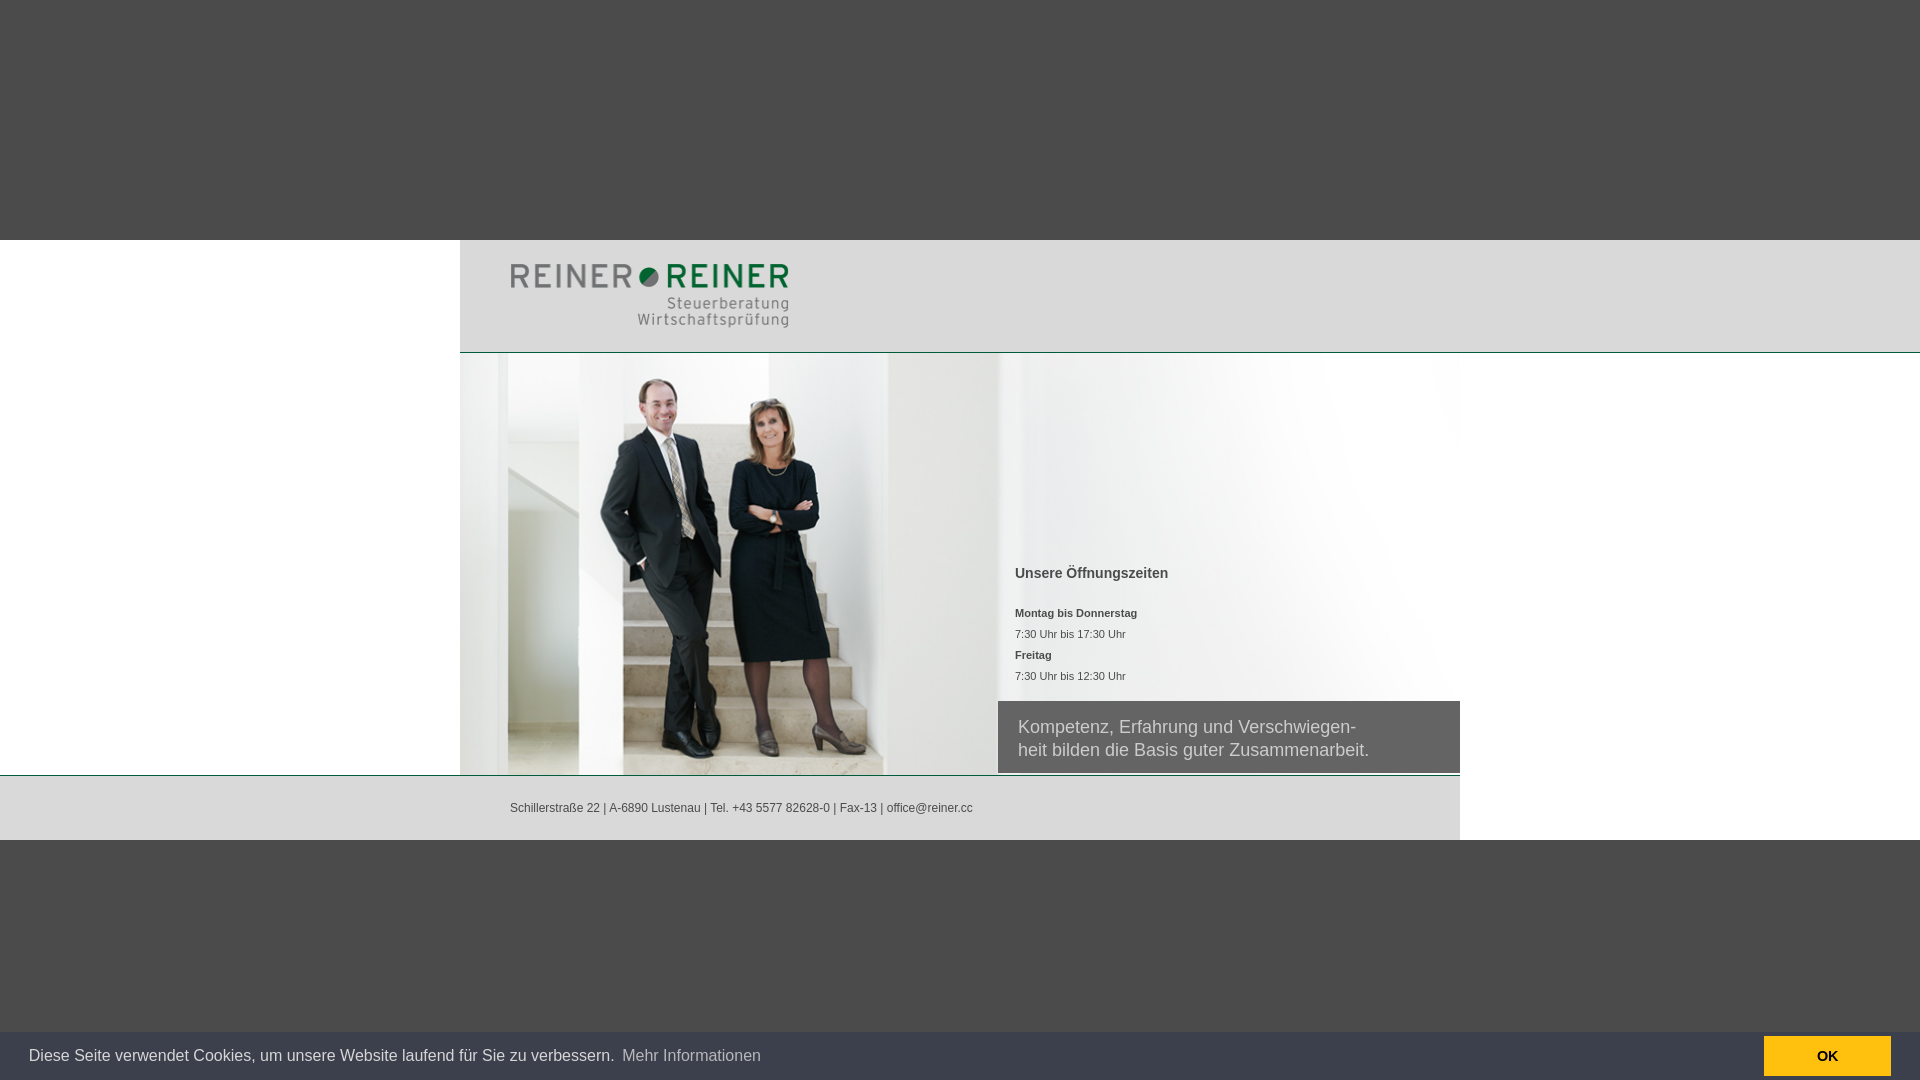  What do you see at coordinates (1827, 1055) in the screenshot?
I see `'OK'` at bounding box center [1827, 1055].